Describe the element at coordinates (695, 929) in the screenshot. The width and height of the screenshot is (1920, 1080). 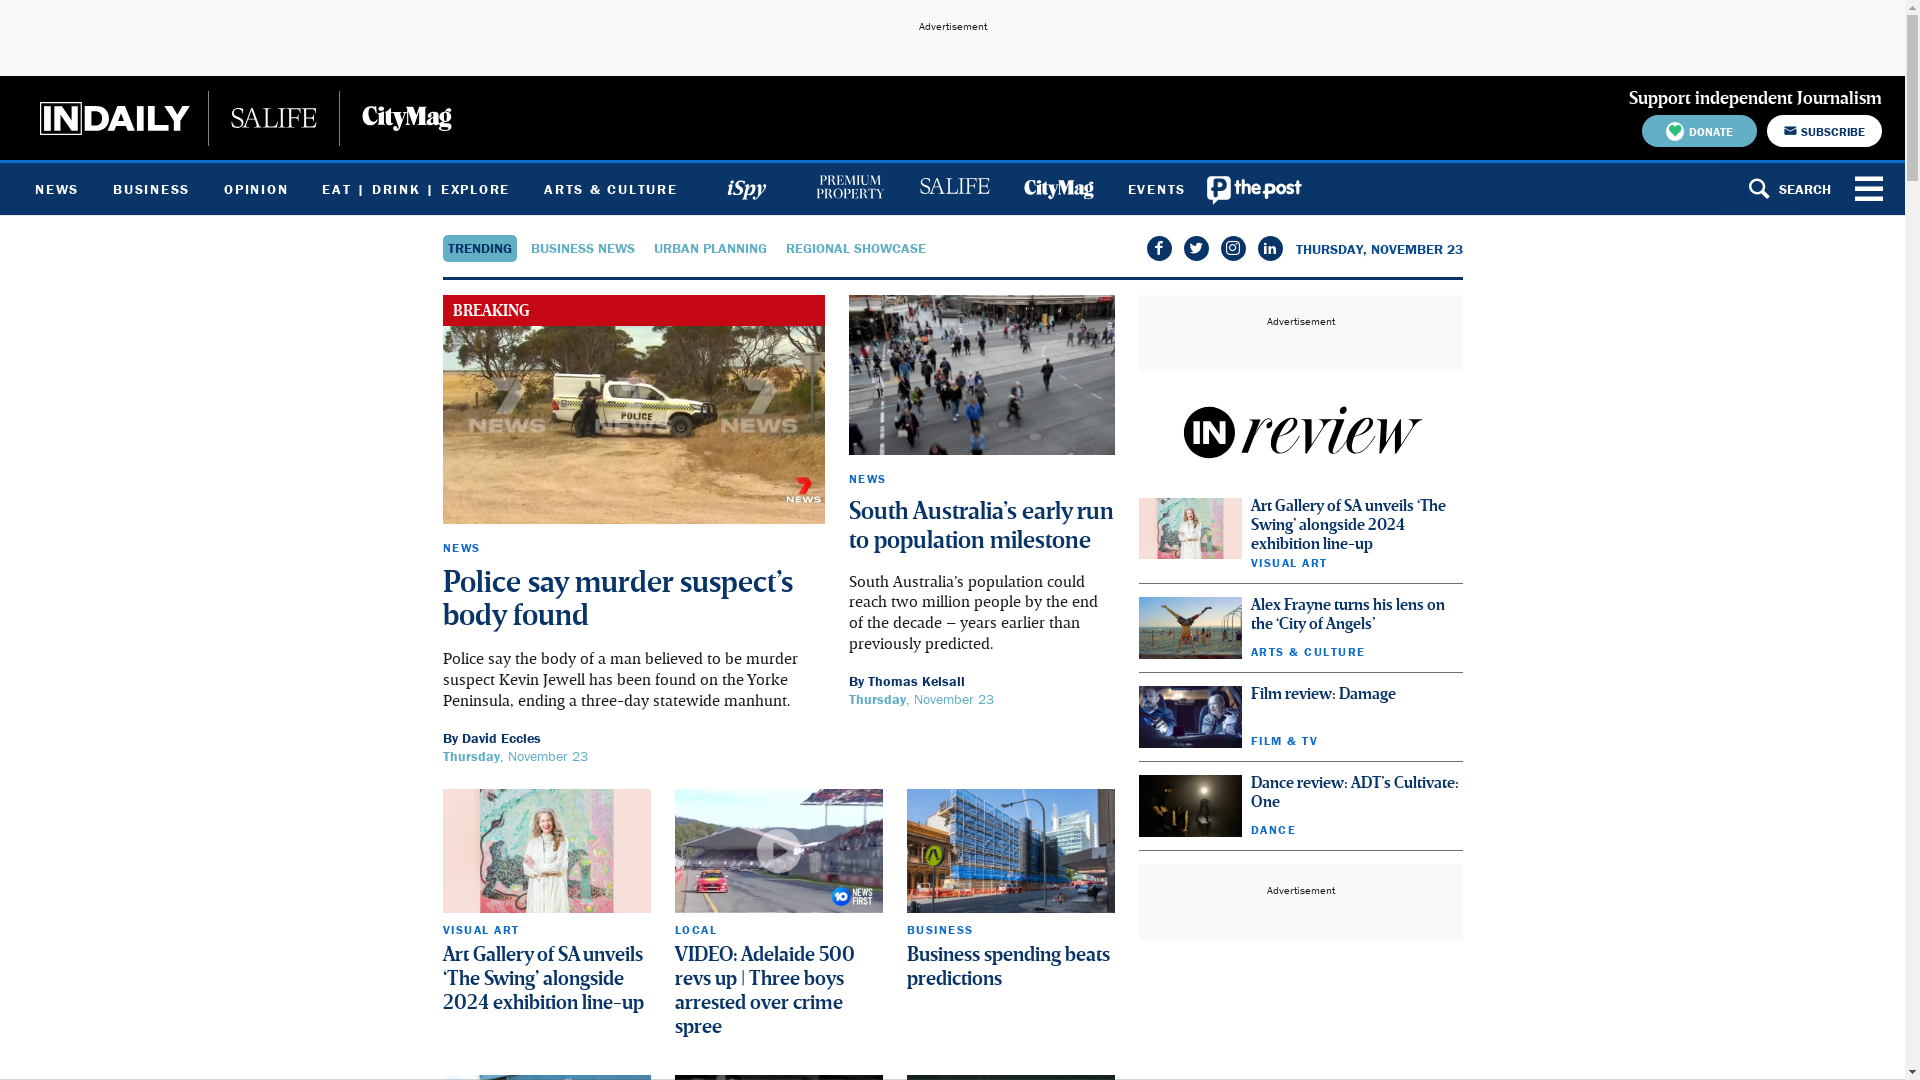
I see `'LOCAL'` at that location.